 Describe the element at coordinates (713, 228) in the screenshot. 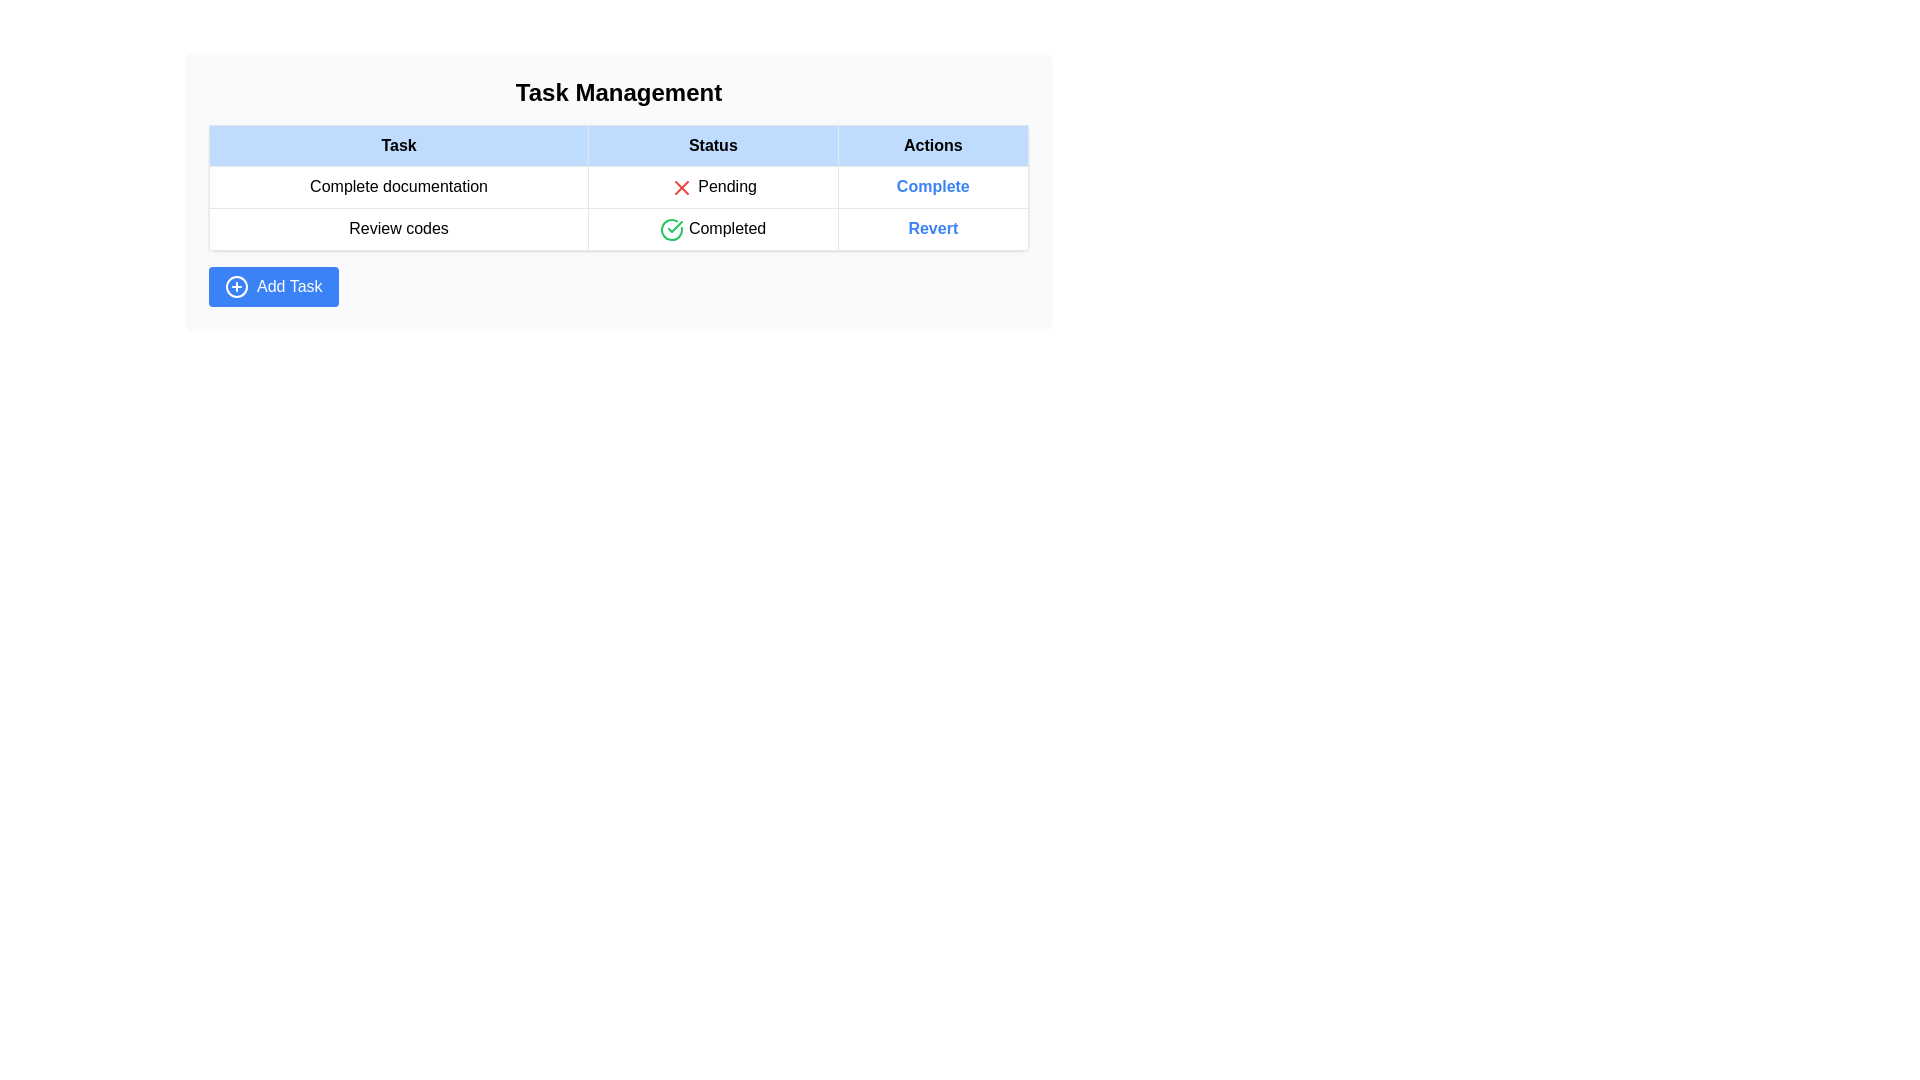

I see `the display label that shows 'Completed' with a green checkmark icon in the 'Status' column for the task 'Review codes'` at that location.